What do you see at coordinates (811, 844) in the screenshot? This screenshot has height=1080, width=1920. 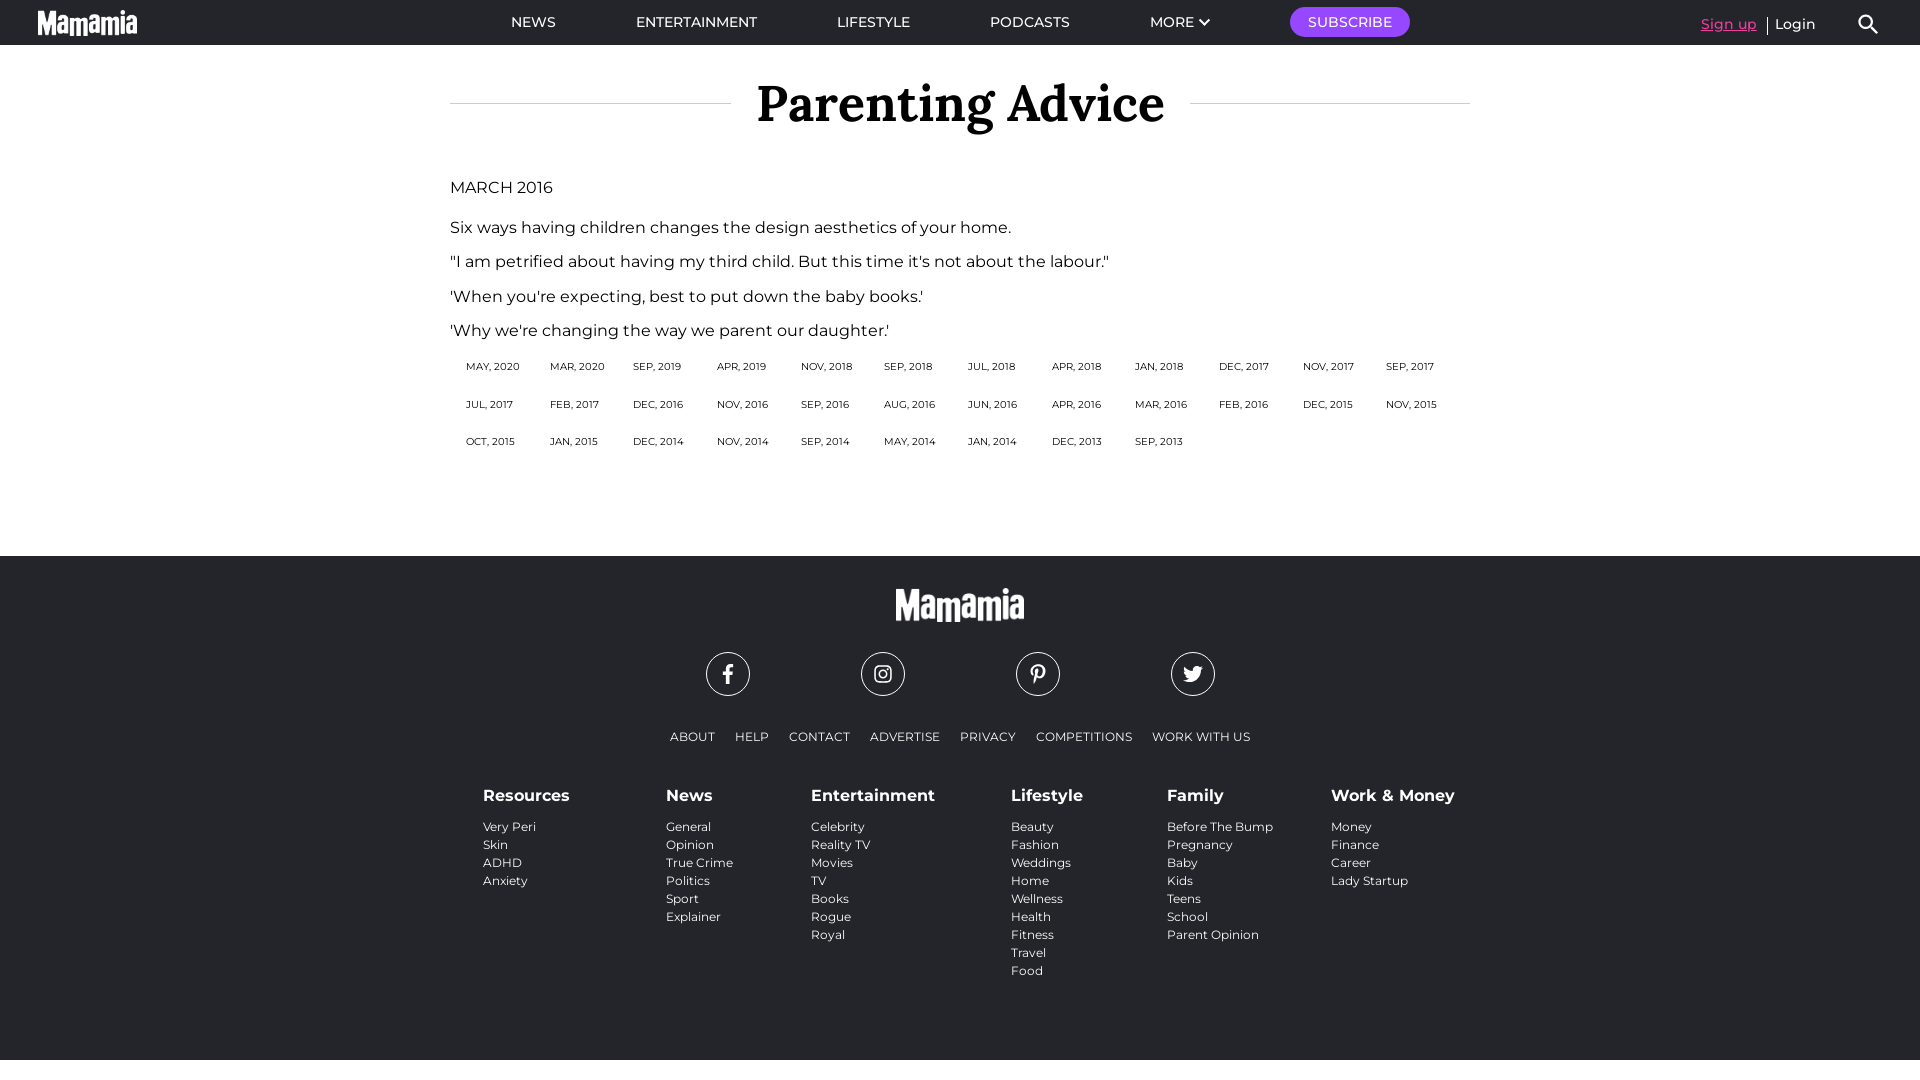 I see `'Reality TV'` at bounding box center [811, 844].